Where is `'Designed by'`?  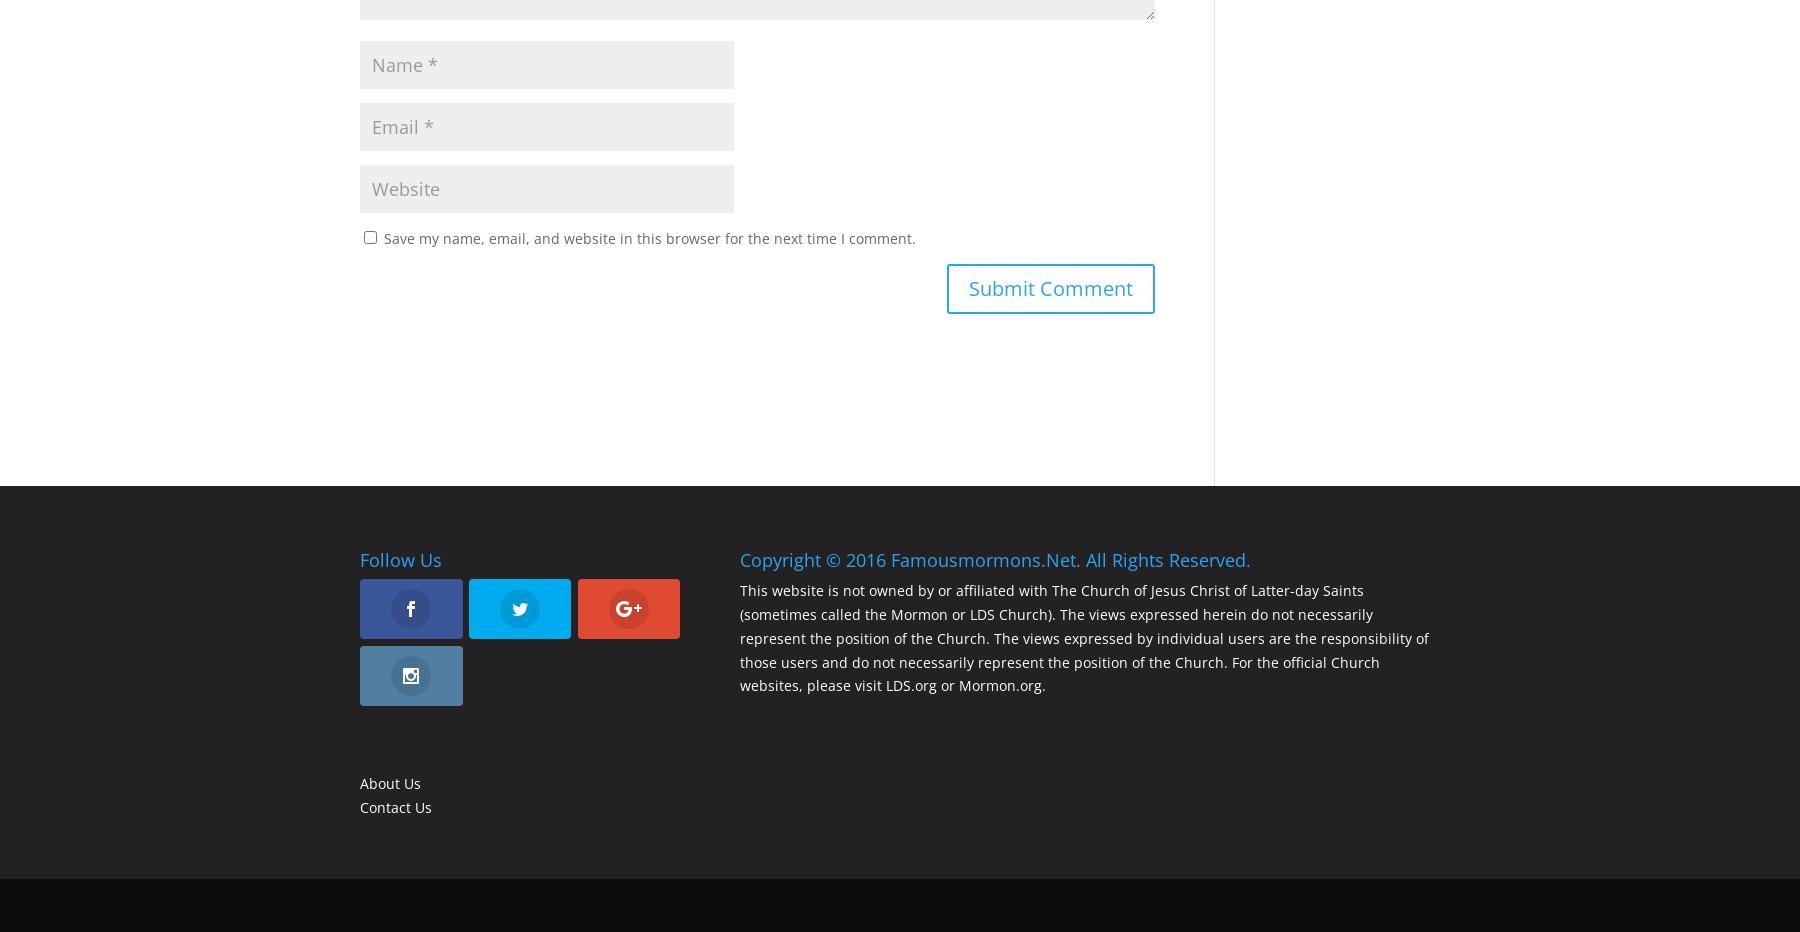
'Designed by' is located at coordinates (403, 904).